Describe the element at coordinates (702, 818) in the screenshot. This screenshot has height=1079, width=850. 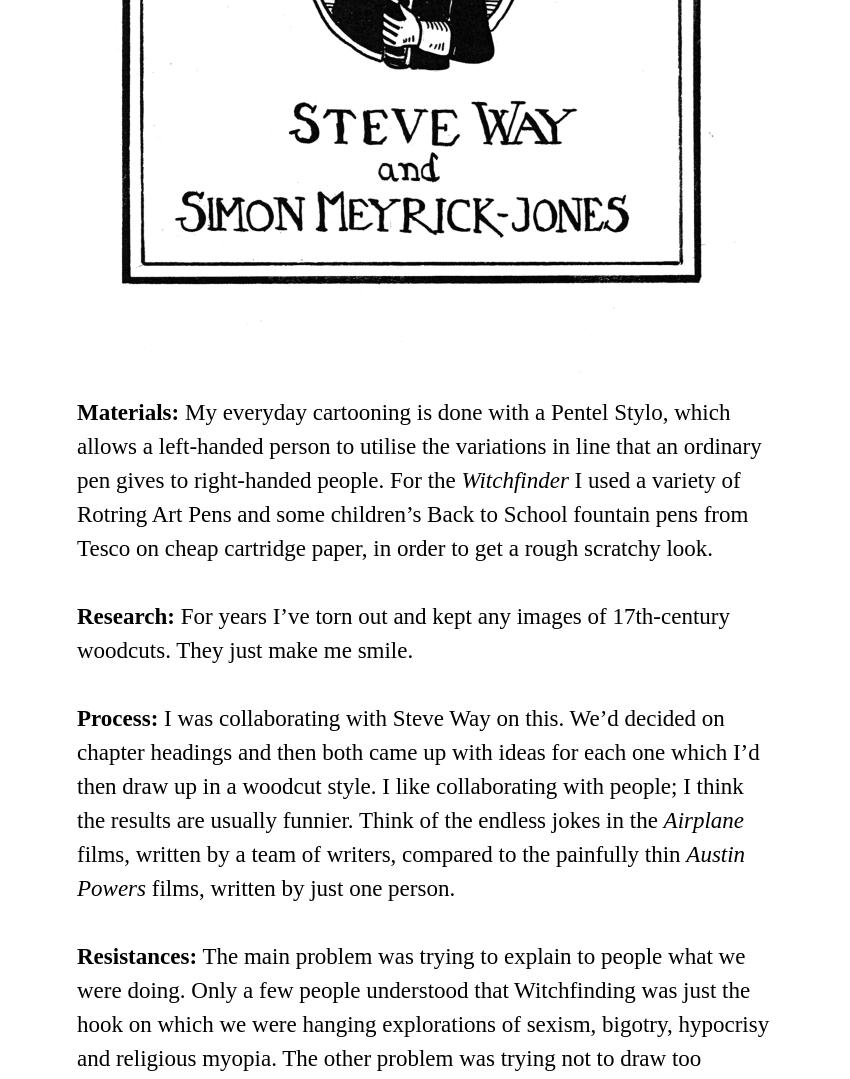
I see `'Airplane'` at that location.